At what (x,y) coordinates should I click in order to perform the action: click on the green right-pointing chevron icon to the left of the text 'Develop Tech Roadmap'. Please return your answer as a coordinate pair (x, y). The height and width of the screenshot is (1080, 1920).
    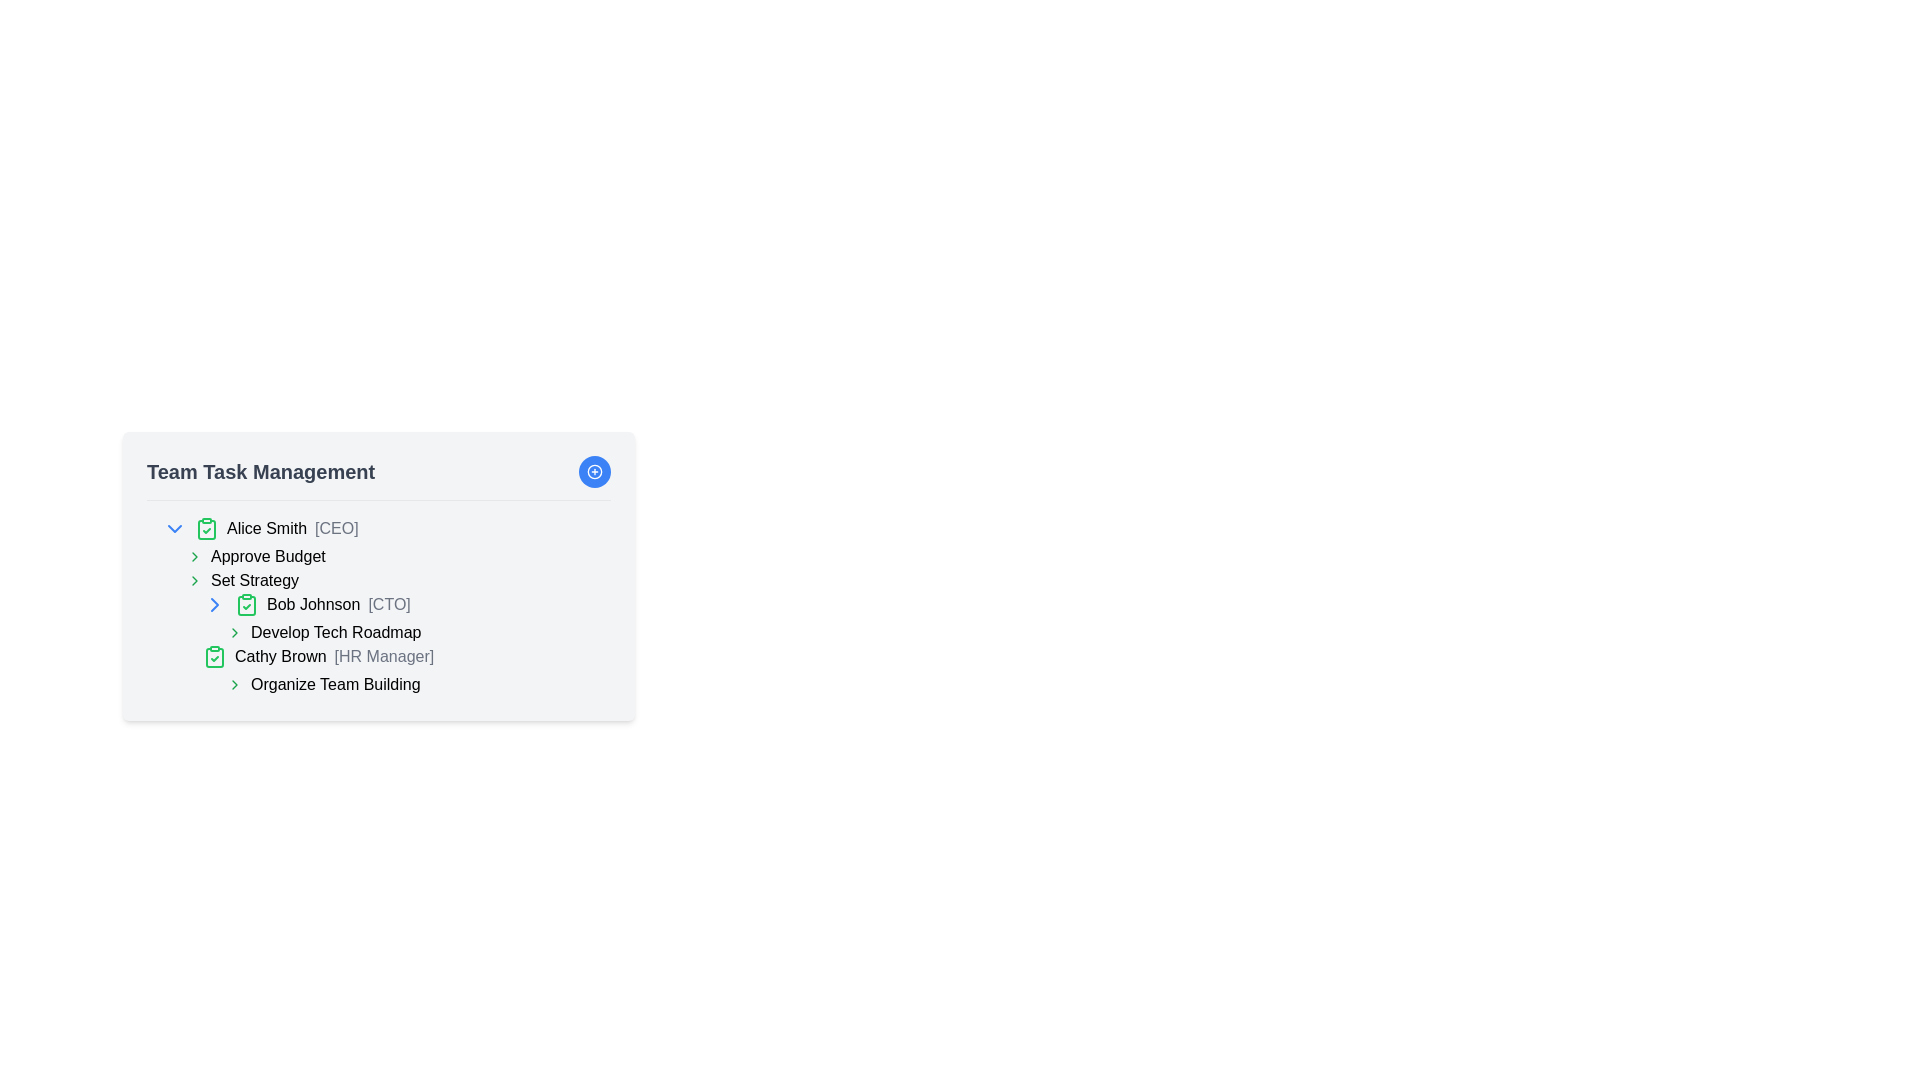
    Looking at the image, I should click on (235, 632).